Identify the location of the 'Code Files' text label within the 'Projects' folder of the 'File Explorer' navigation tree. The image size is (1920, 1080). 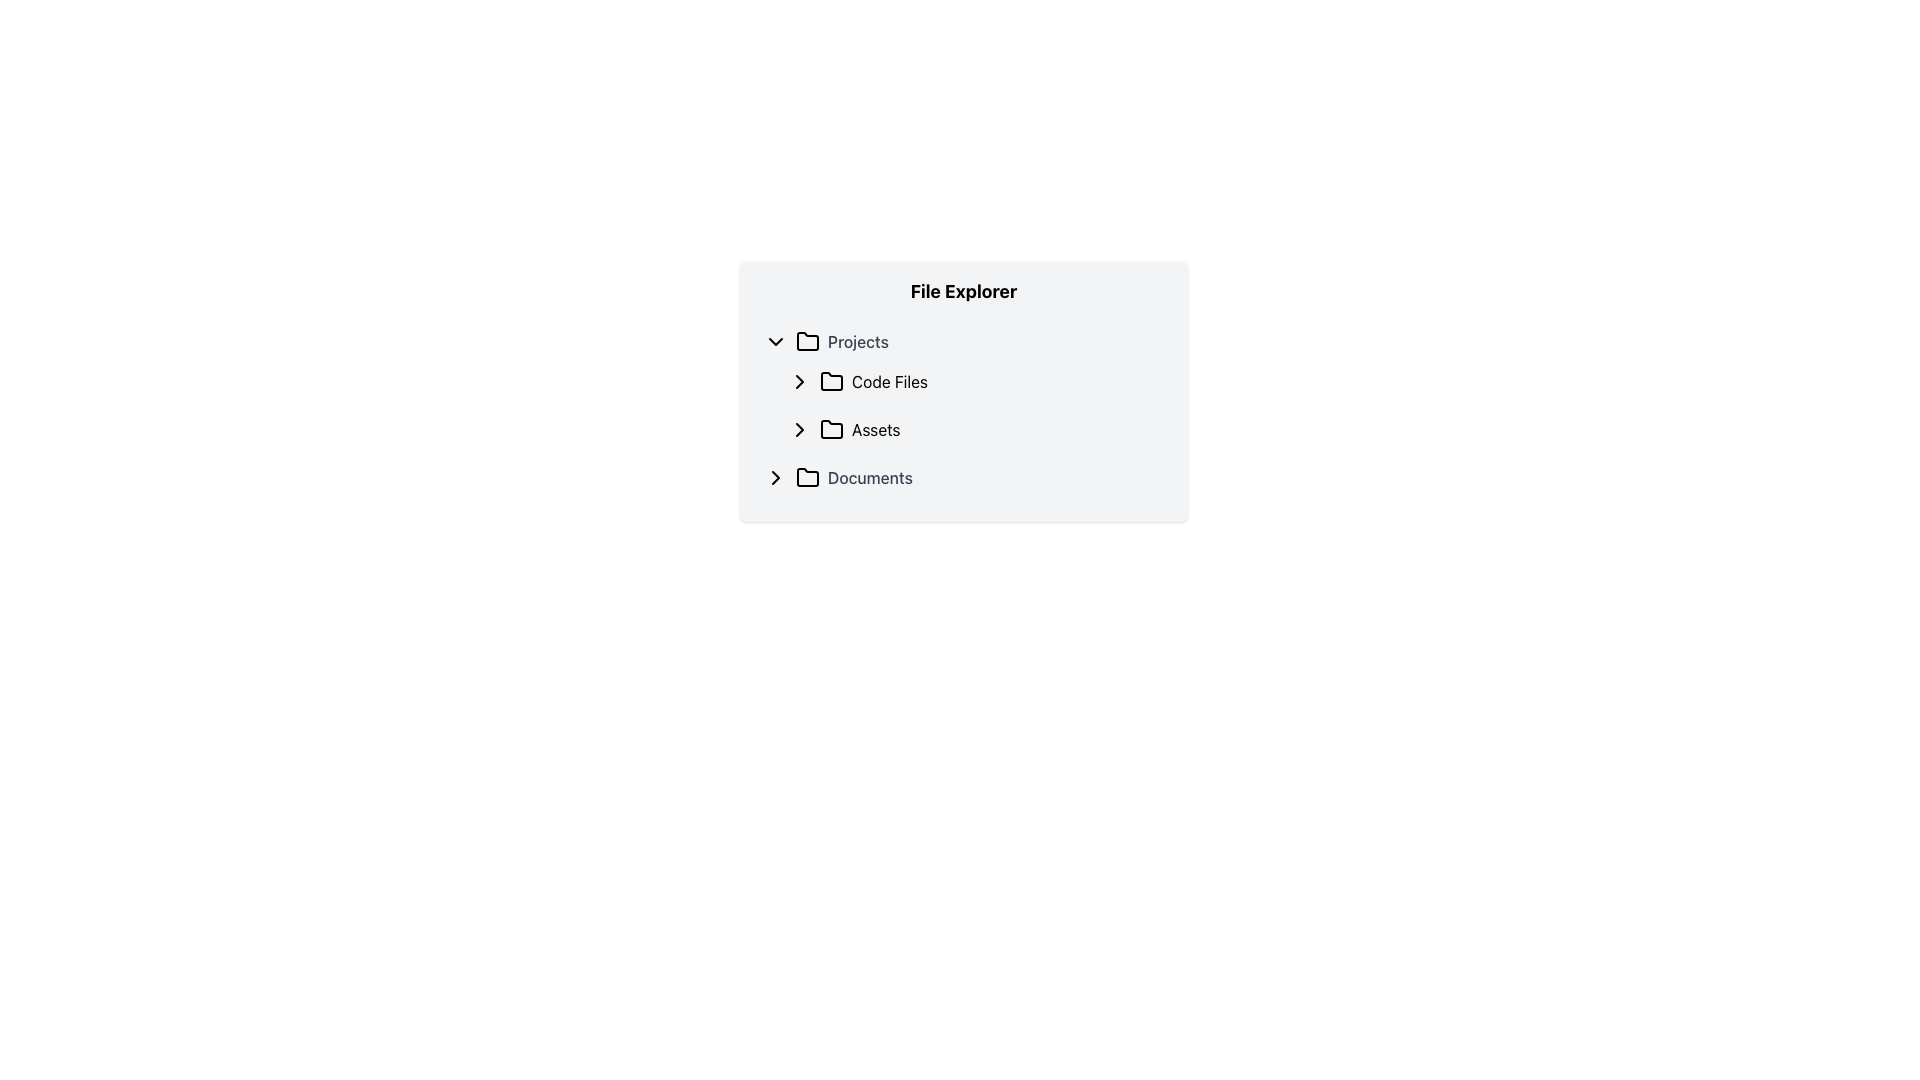
(888, 381).